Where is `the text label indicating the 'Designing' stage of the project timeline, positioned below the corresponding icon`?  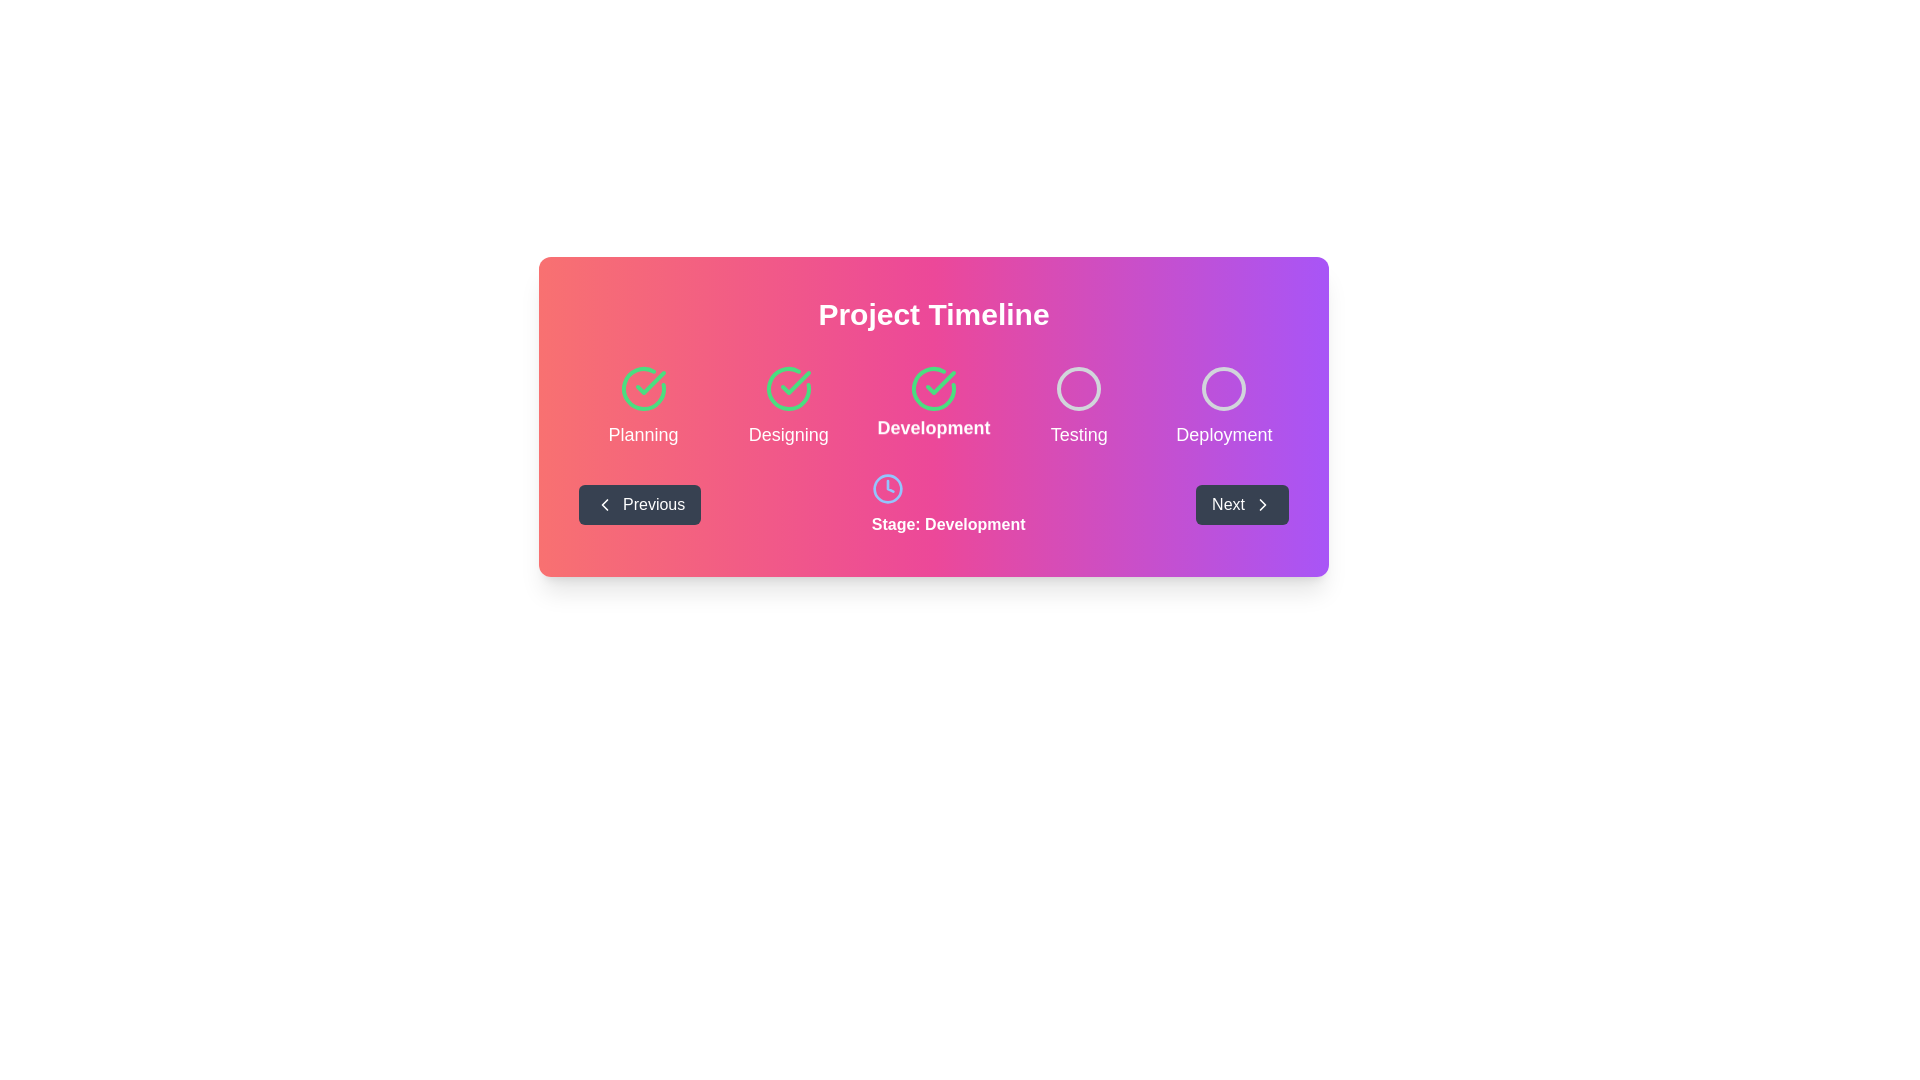 the text label indicating the 'Designing' stage of the project timeline, positioned below the corresponding icon is located at coordinates (787, 434).